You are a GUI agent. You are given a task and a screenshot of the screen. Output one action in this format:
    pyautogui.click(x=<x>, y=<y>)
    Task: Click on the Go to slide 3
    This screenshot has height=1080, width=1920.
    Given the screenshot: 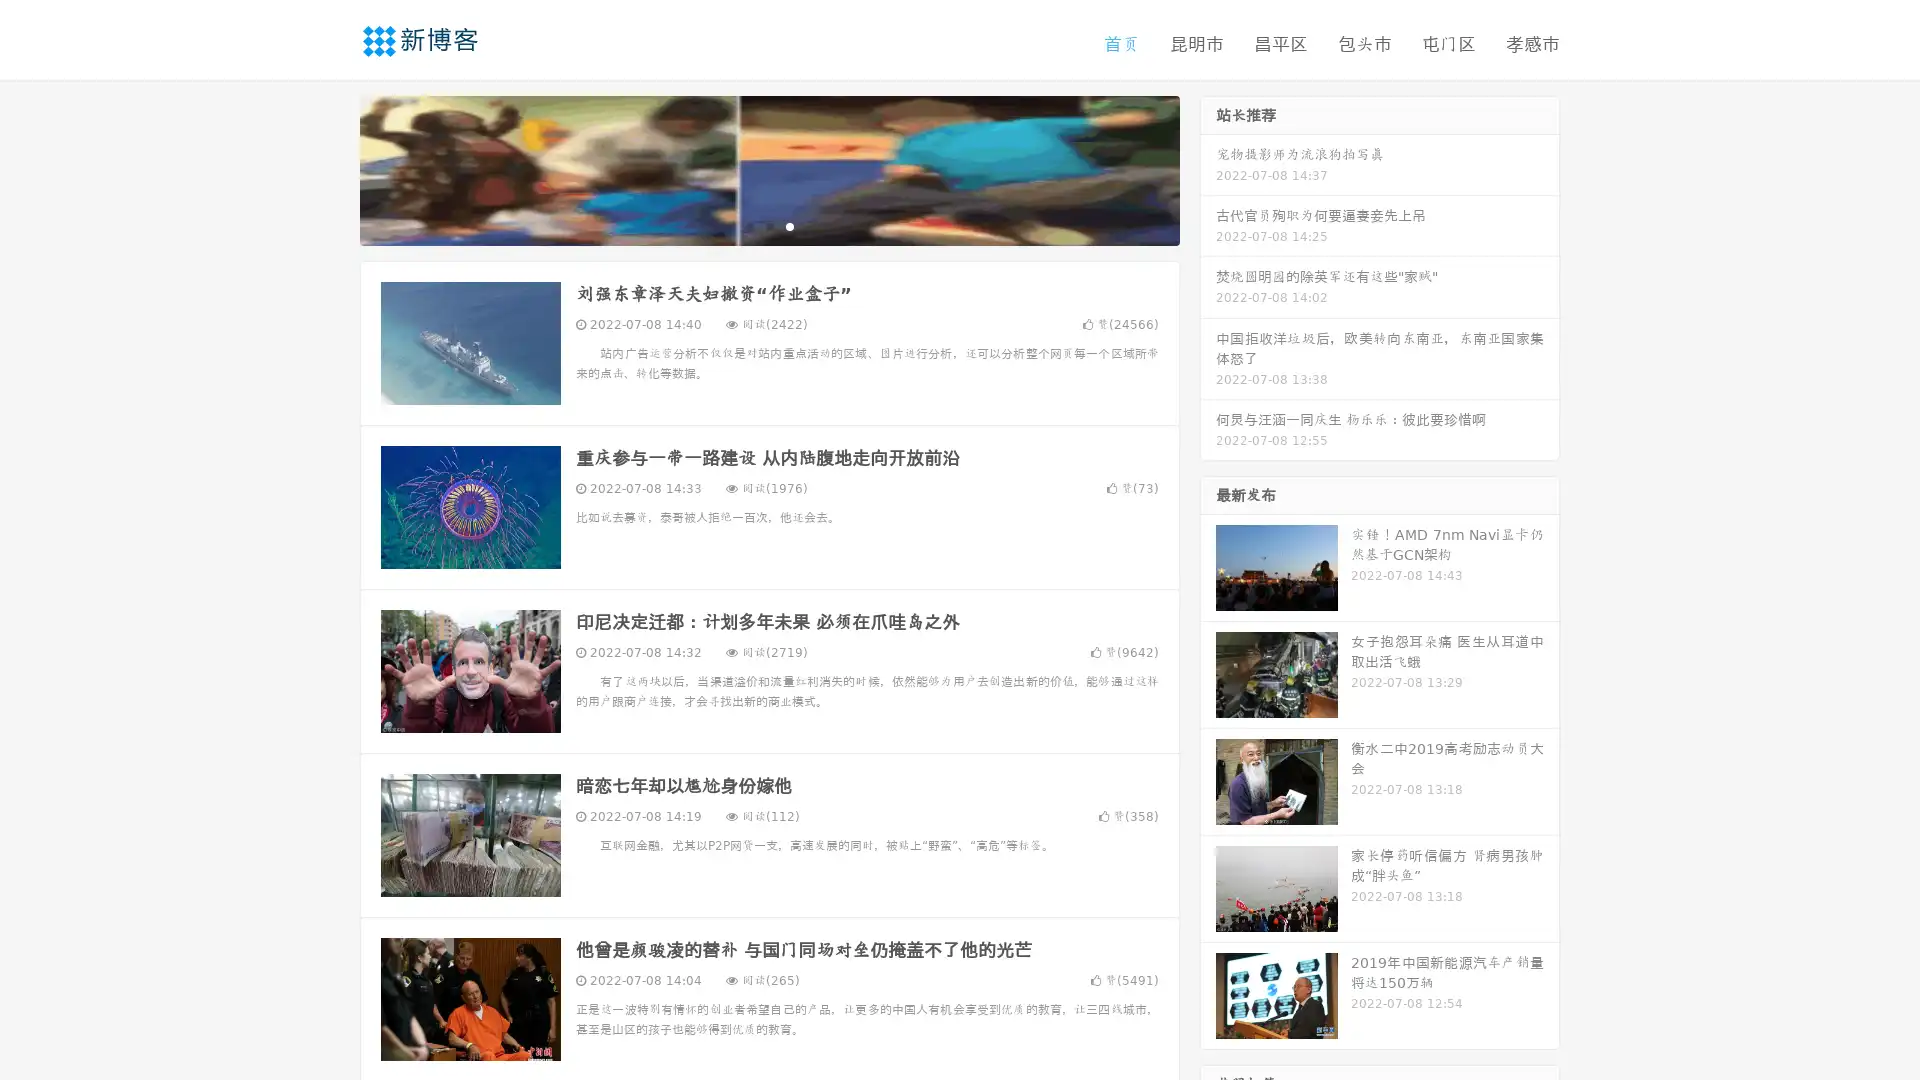 What is the action you would take?
    pyautogui.click(x=789, y=225)
    